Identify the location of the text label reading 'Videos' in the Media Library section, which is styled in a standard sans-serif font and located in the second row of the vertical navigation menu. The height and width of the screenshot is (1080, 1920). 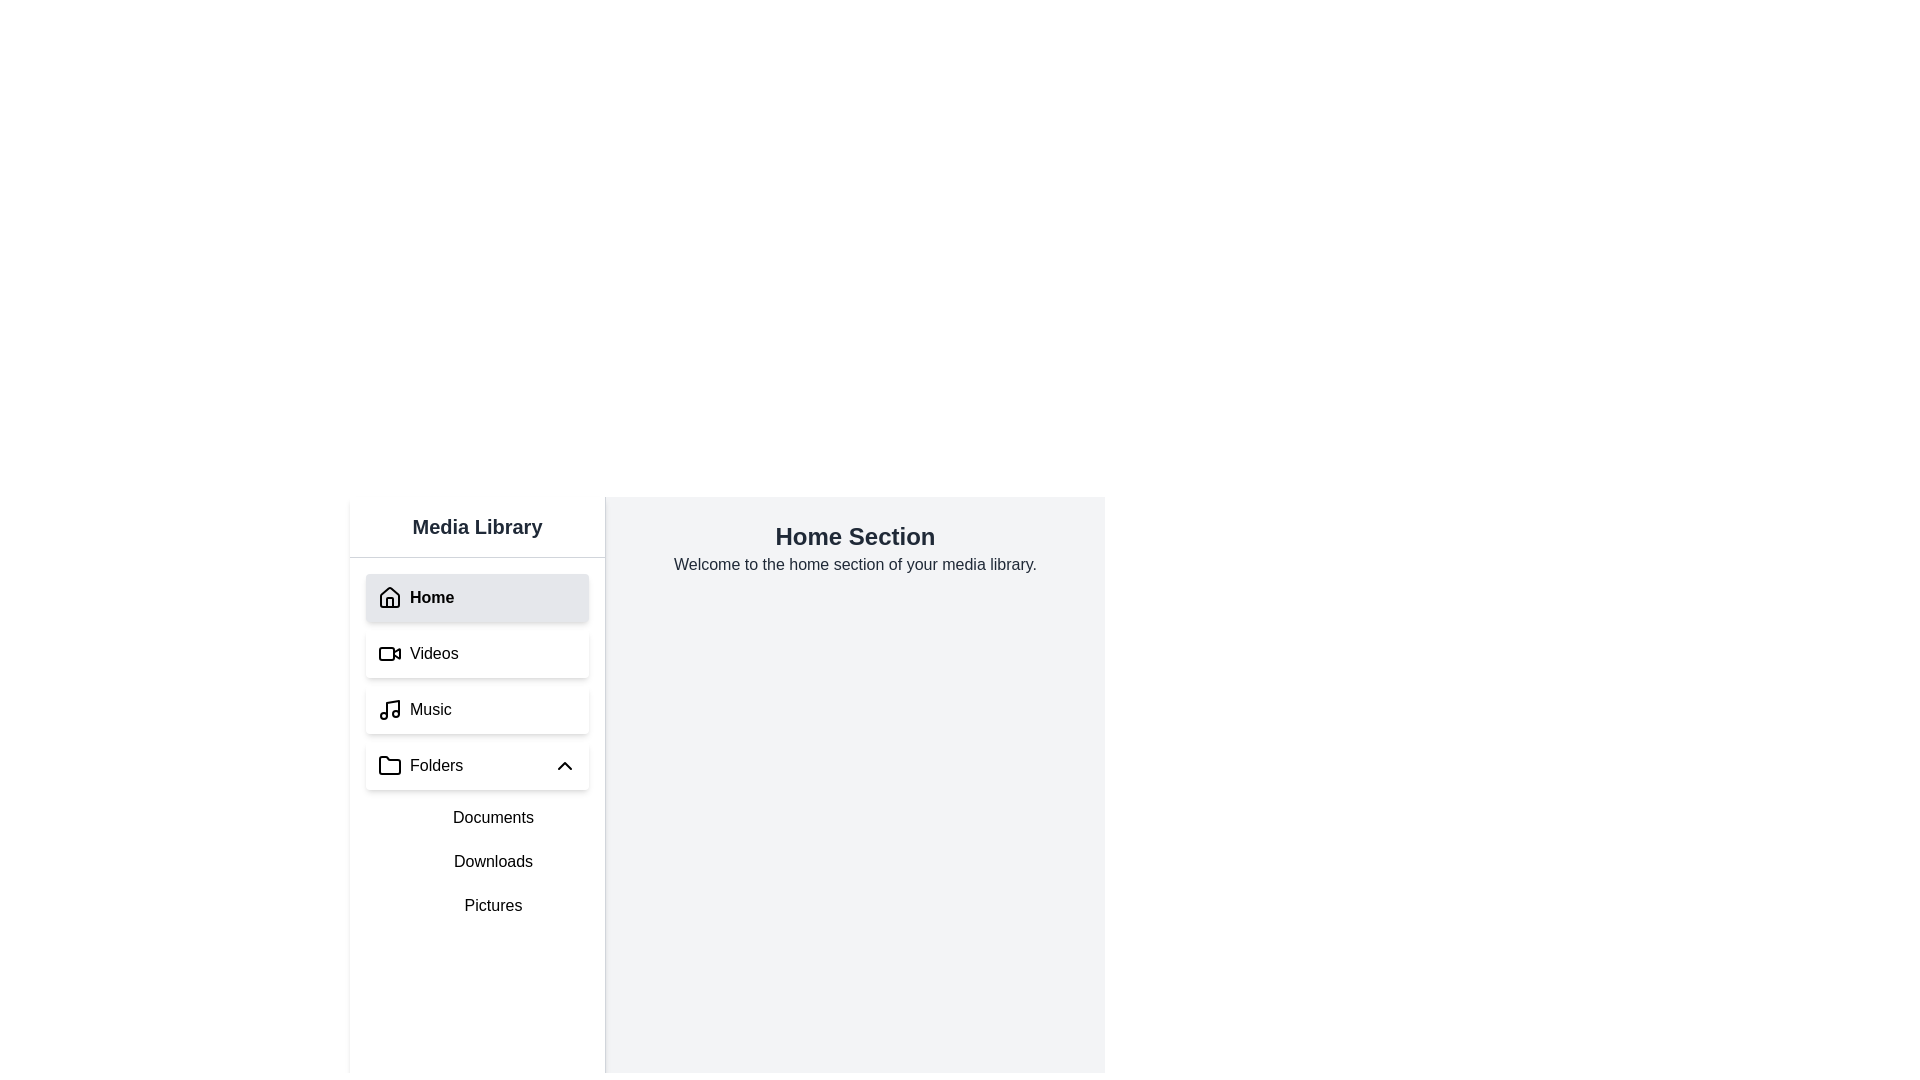
(433, 654).